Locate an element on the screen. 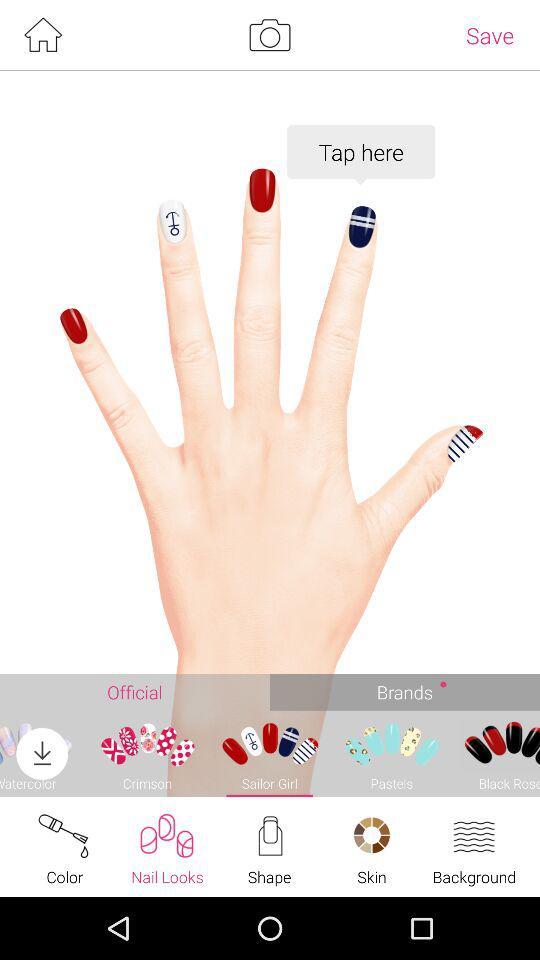 This screenshot has width=540, height=960. the camera button at the top center of the page is located at coordinates (270, 34).